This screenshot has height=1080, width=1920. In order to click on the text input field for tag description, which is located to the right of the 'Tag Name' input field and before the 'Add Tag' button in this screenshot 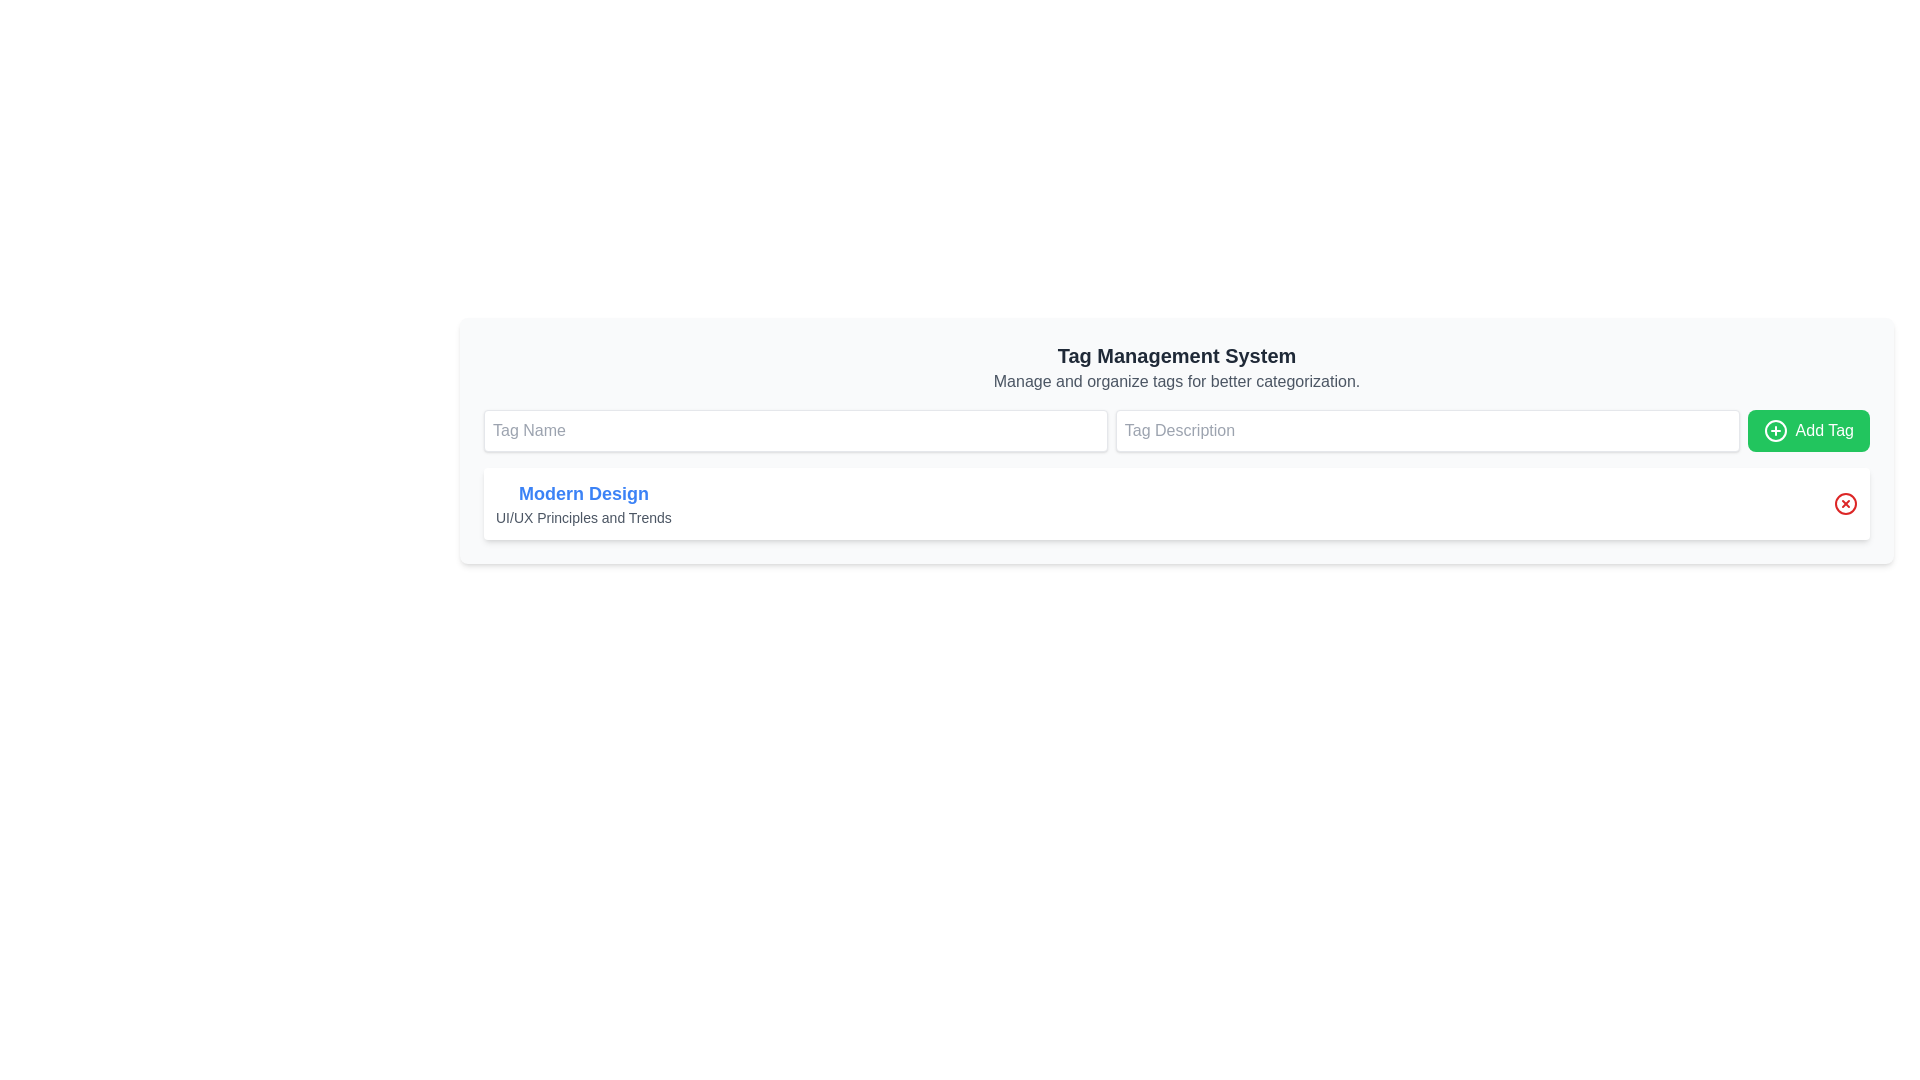, I will do `click(1176, 430)`.